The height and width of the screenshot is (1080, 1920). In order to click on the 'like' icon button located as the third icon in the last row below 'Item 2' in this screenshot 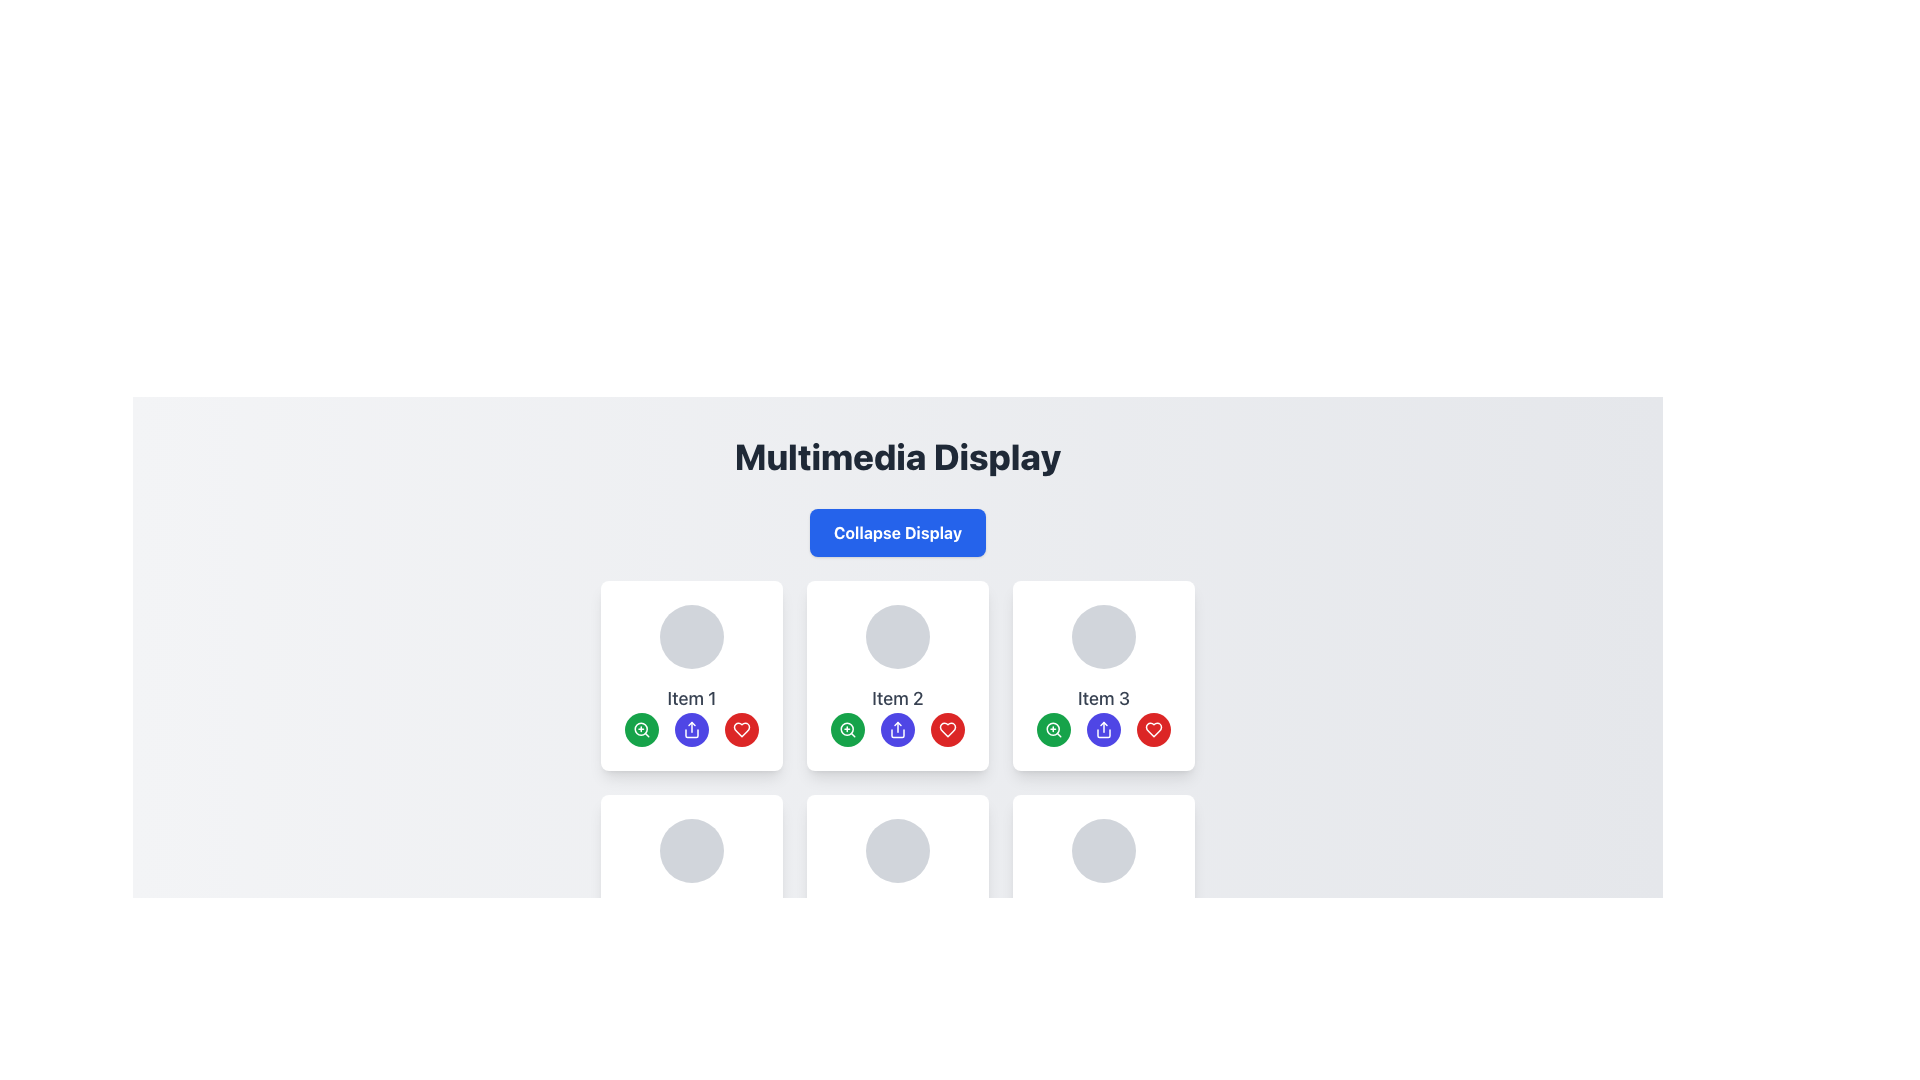, I will do `click(1153, 729)`.